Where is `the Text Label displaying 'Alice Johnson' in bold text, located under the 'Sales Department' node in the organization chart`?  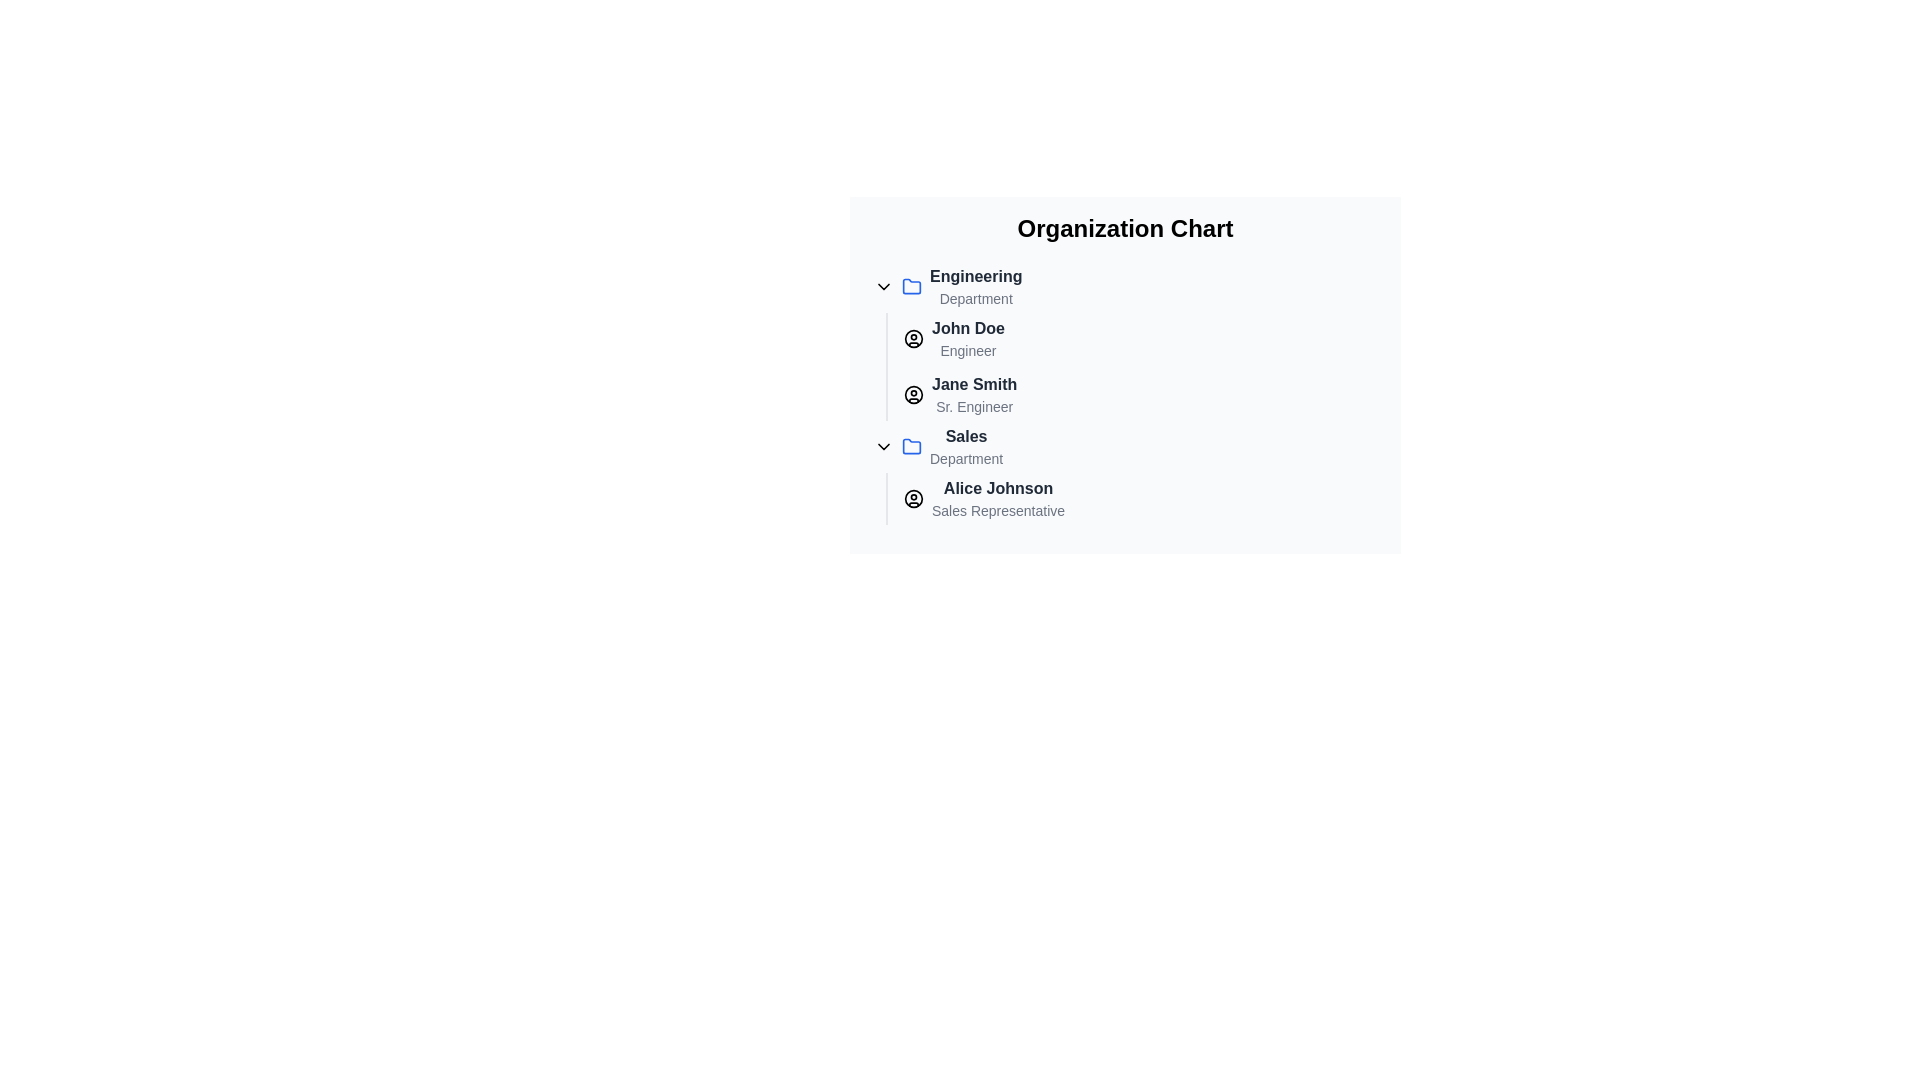 the Text Label displaying 'Alice Johnson' in bold text, located under the 'Sales Department' node in the organization chart is located at coordinates (998, 488).